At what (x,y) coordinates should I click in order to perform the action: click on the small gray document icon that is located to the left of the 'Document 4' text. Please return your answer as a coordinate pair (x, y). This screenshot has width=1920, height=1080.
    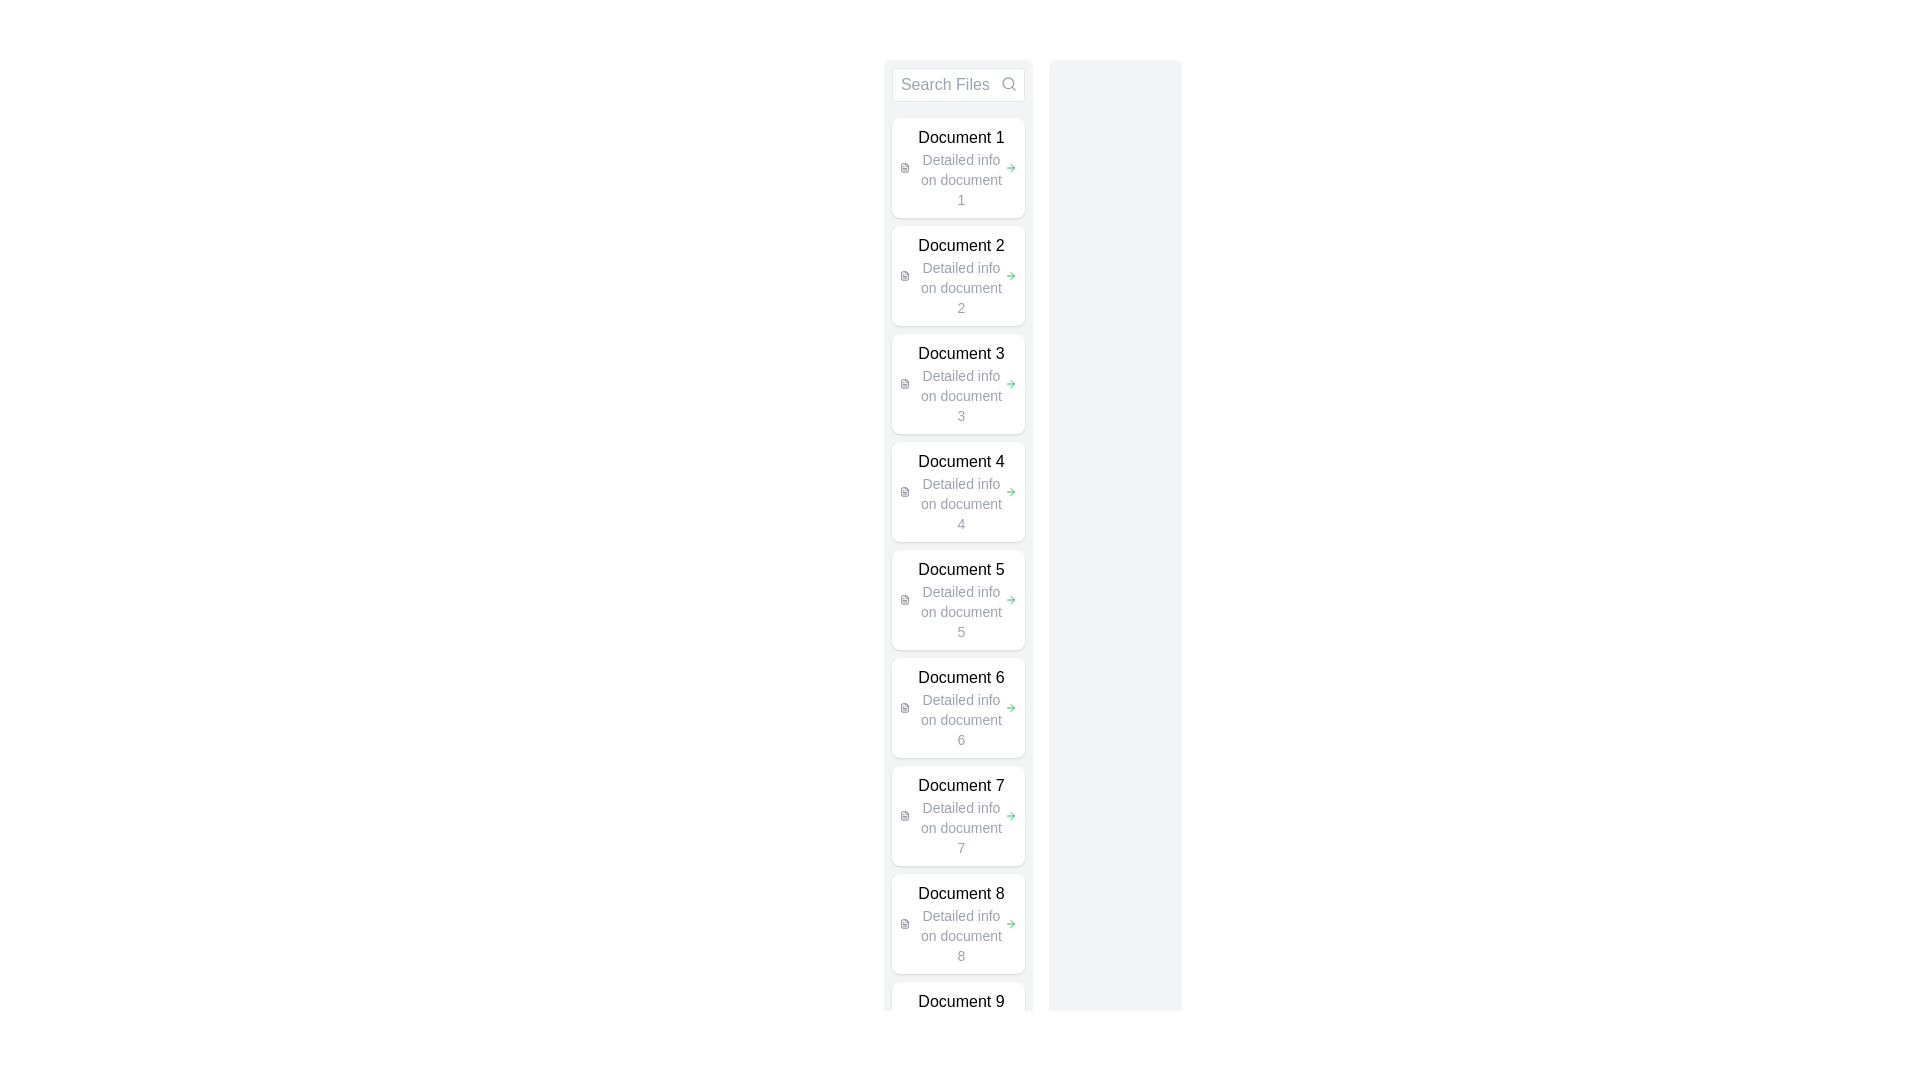
    Looking at the image, I should click on (903, 492).